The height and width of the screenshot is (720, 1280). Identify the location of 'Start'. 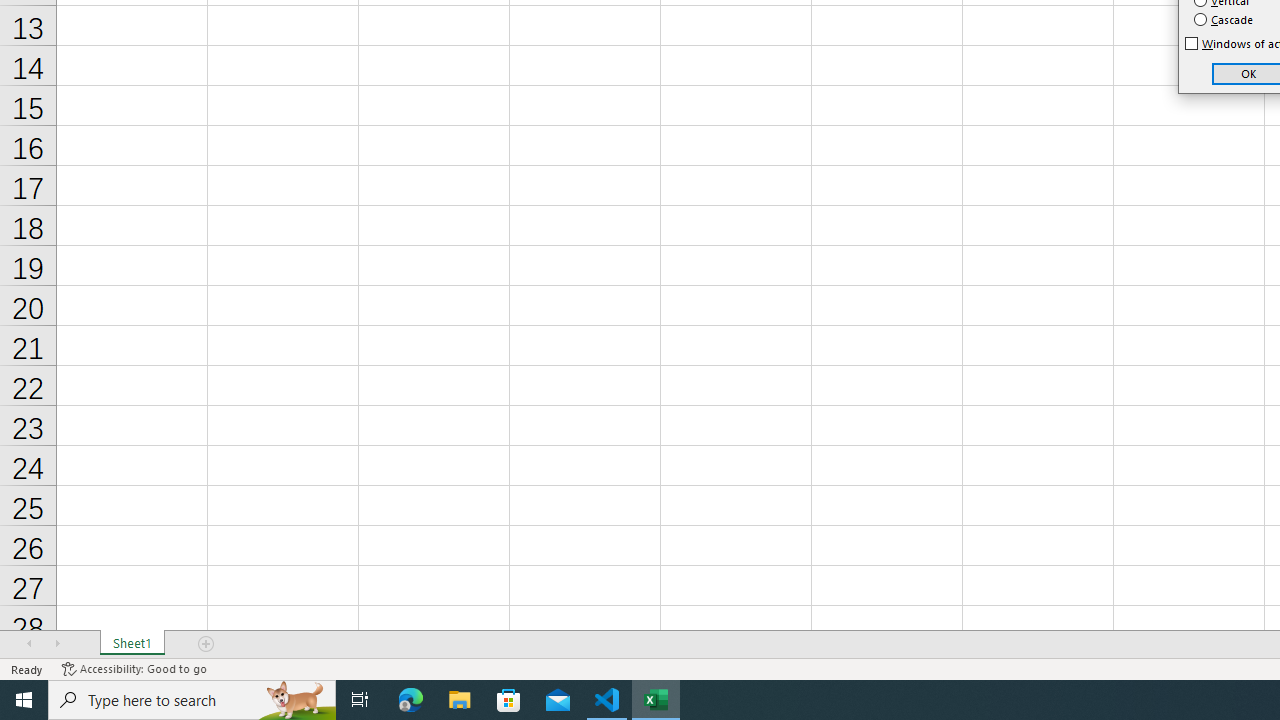
(24, 698).